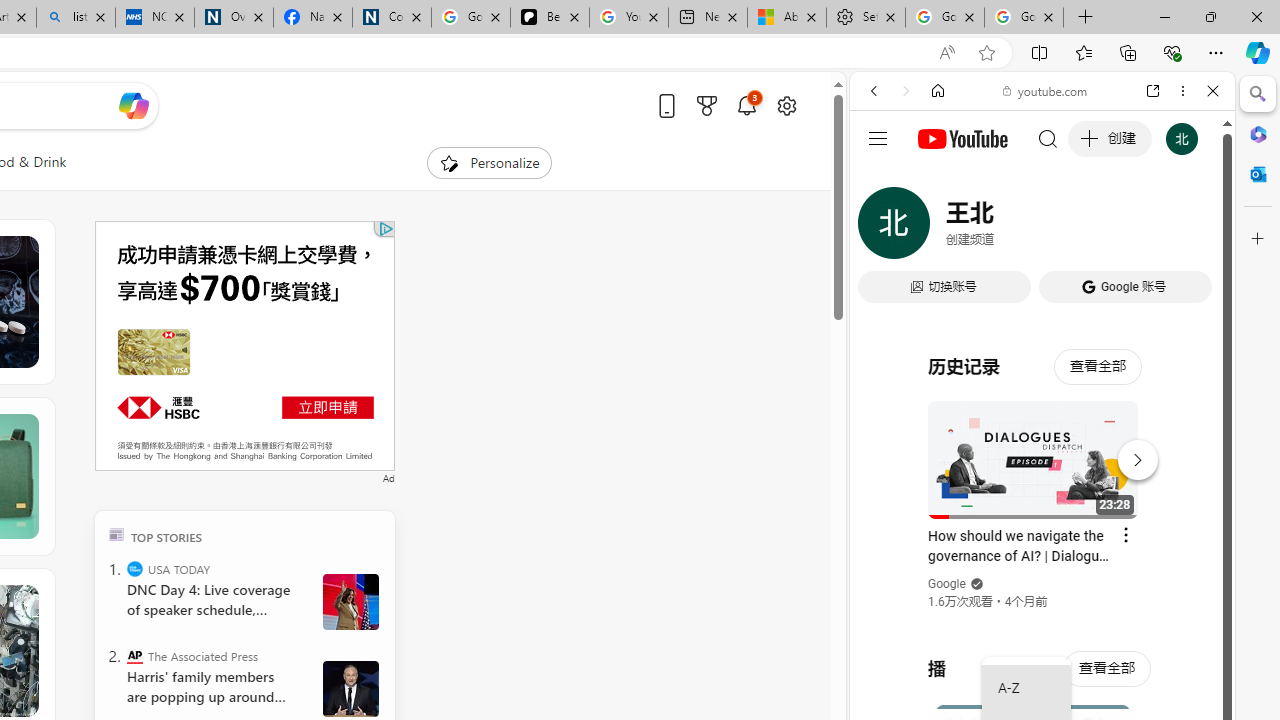 Image resolution: width=1280 pixels, height=720 pixels. Describe the element at coordinates (488, 162) in the screenshot. I see `'Personalize'` at that location.